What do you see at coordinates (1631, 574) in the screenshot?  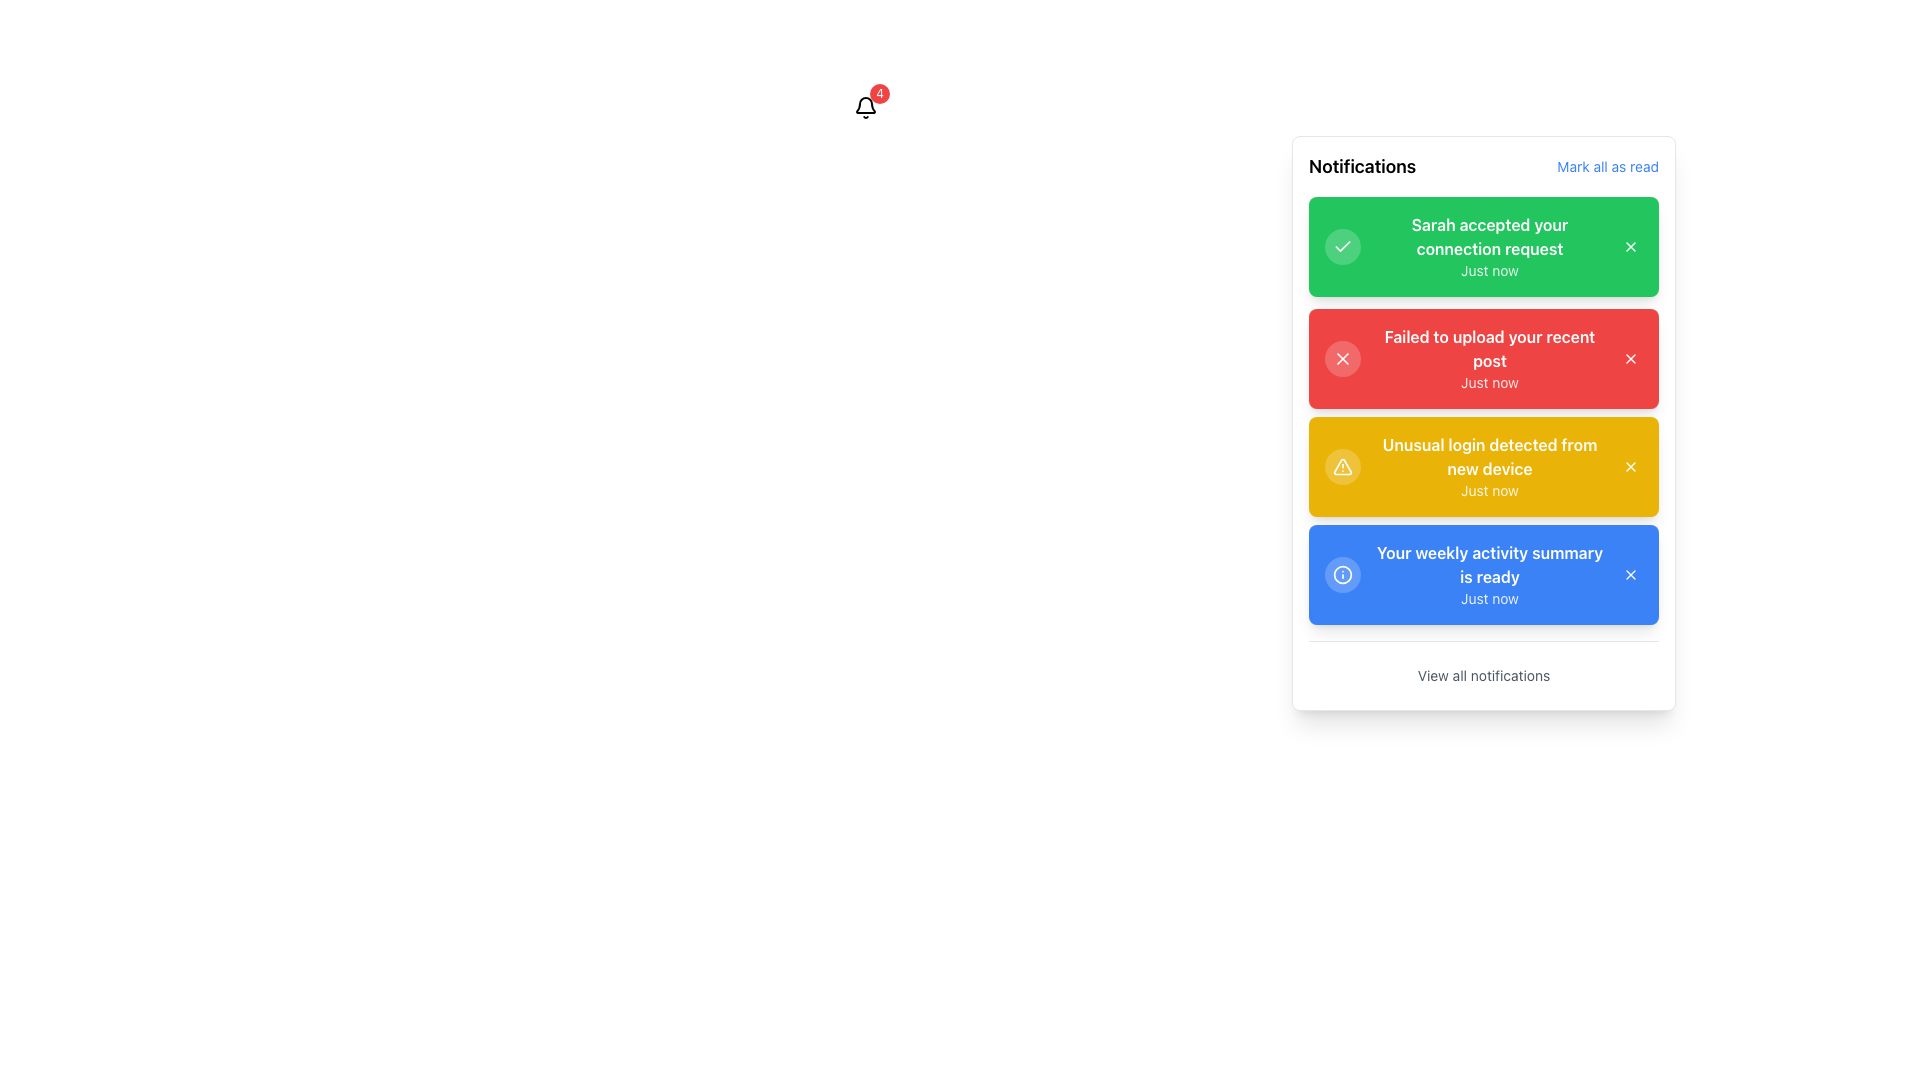 I see `the 'X' icon located at the right edge of the 'Your weekly activity summary is ready' notification card` at bounding box center [1631, 574].